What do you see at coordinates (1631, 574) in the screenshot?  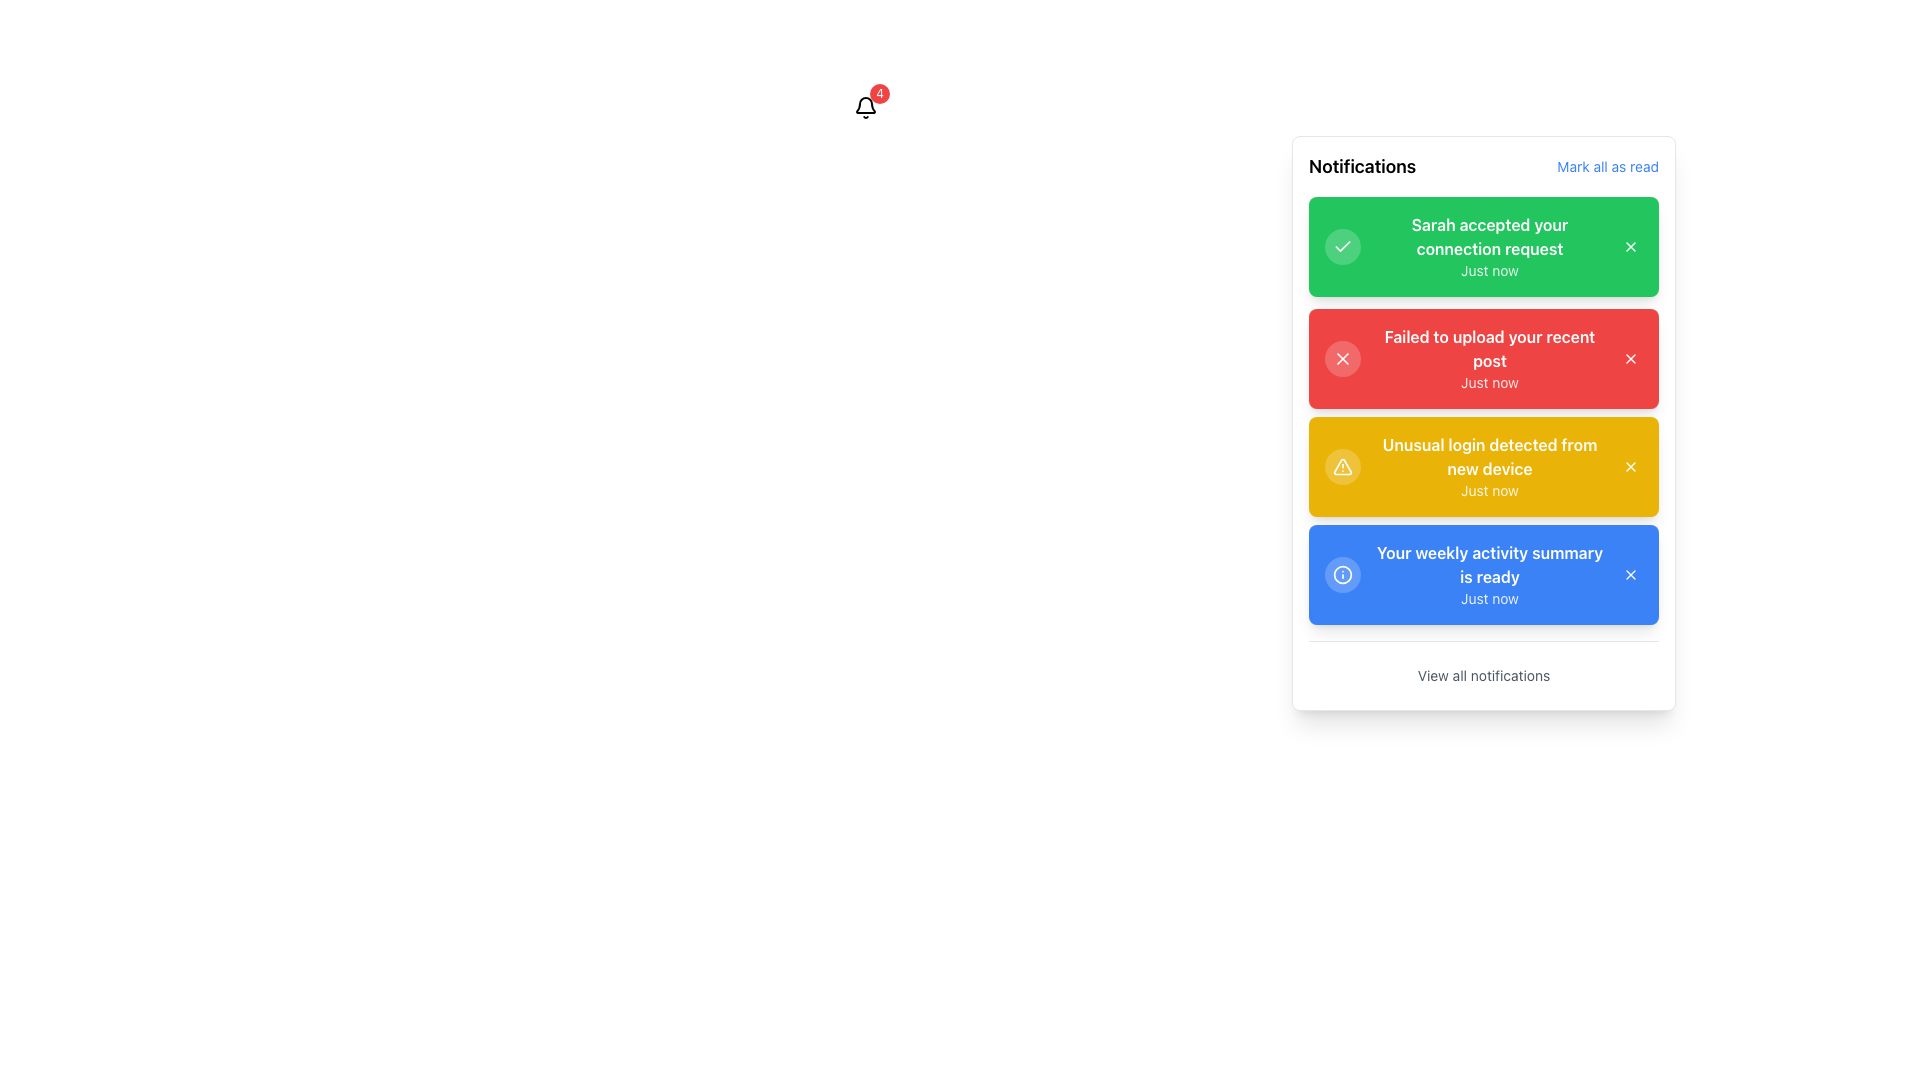 I see `the 'X' icon located at the right edge of the 'Your weekly activity summary is ready' notification card` at bounding box center [1631, 574].